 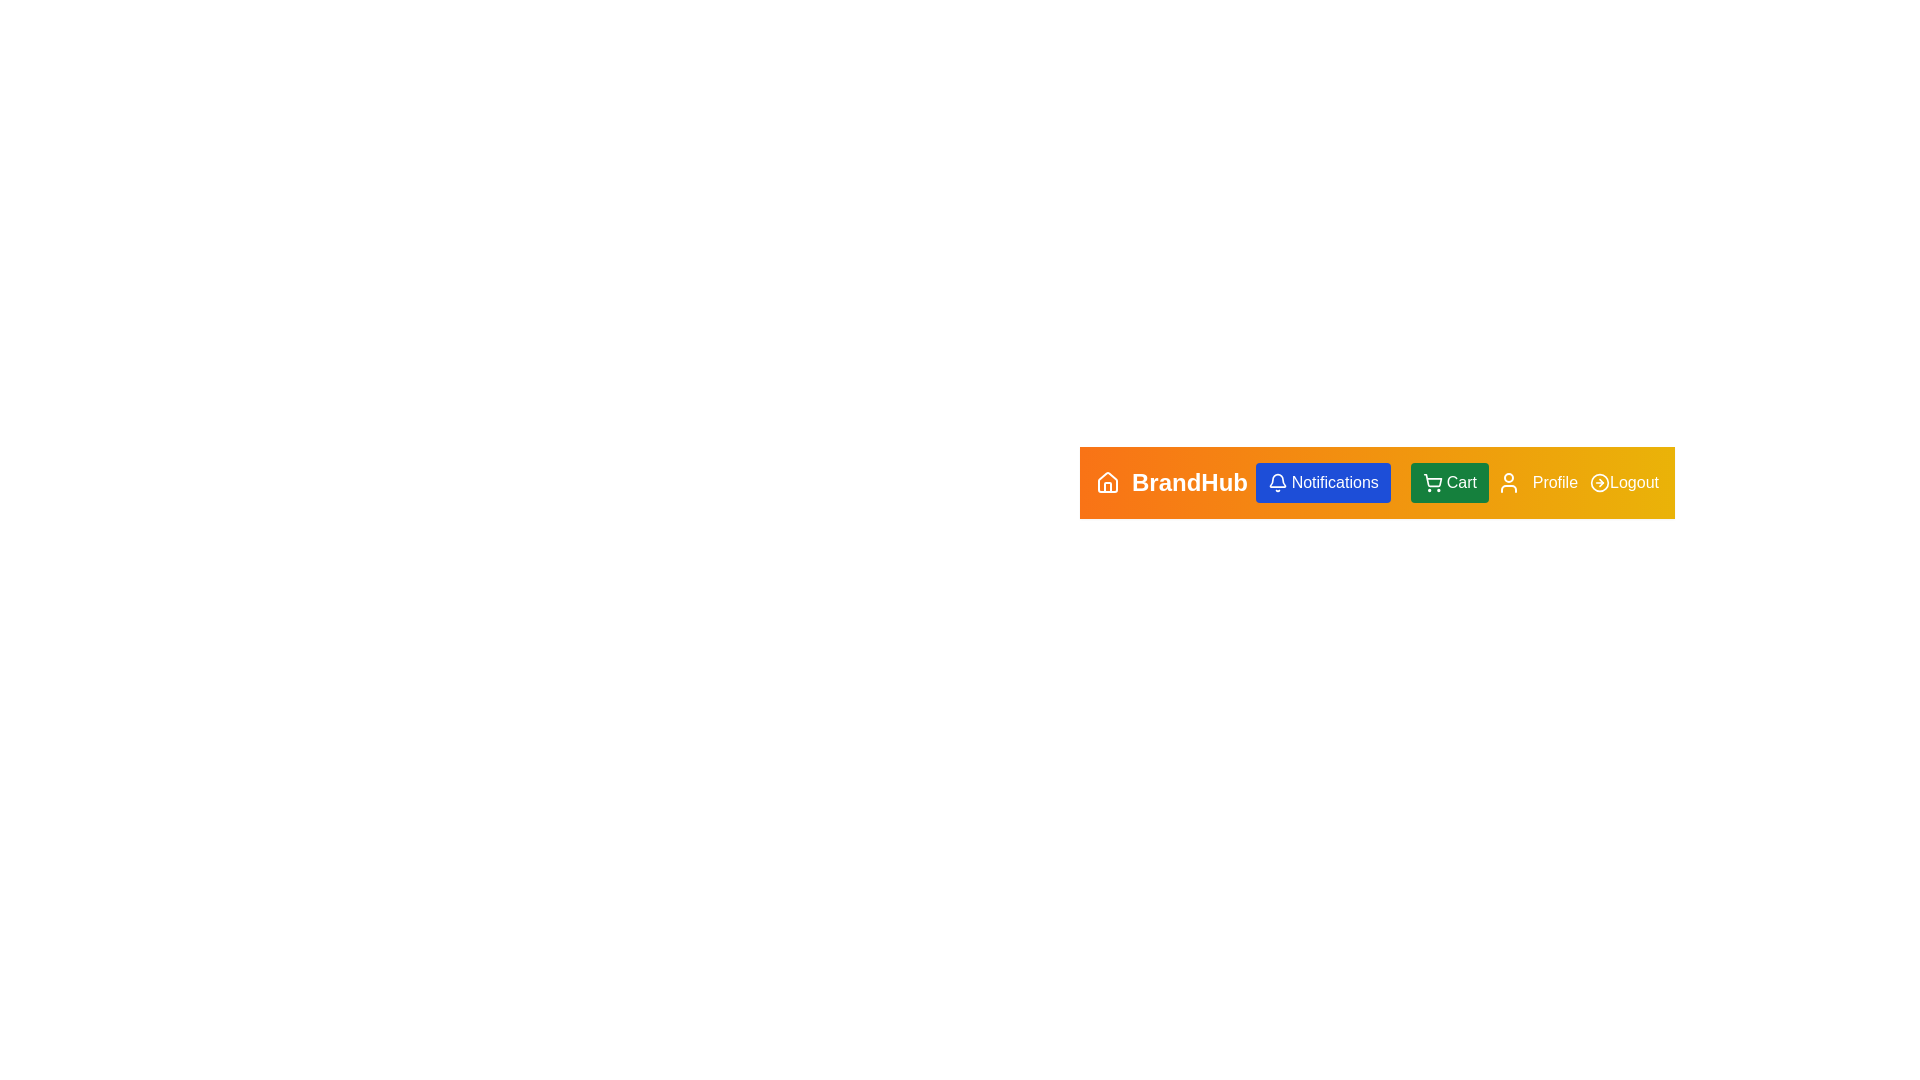 I want to click on the Profile icon to access user profile settings, so click(x=1508, y=482).